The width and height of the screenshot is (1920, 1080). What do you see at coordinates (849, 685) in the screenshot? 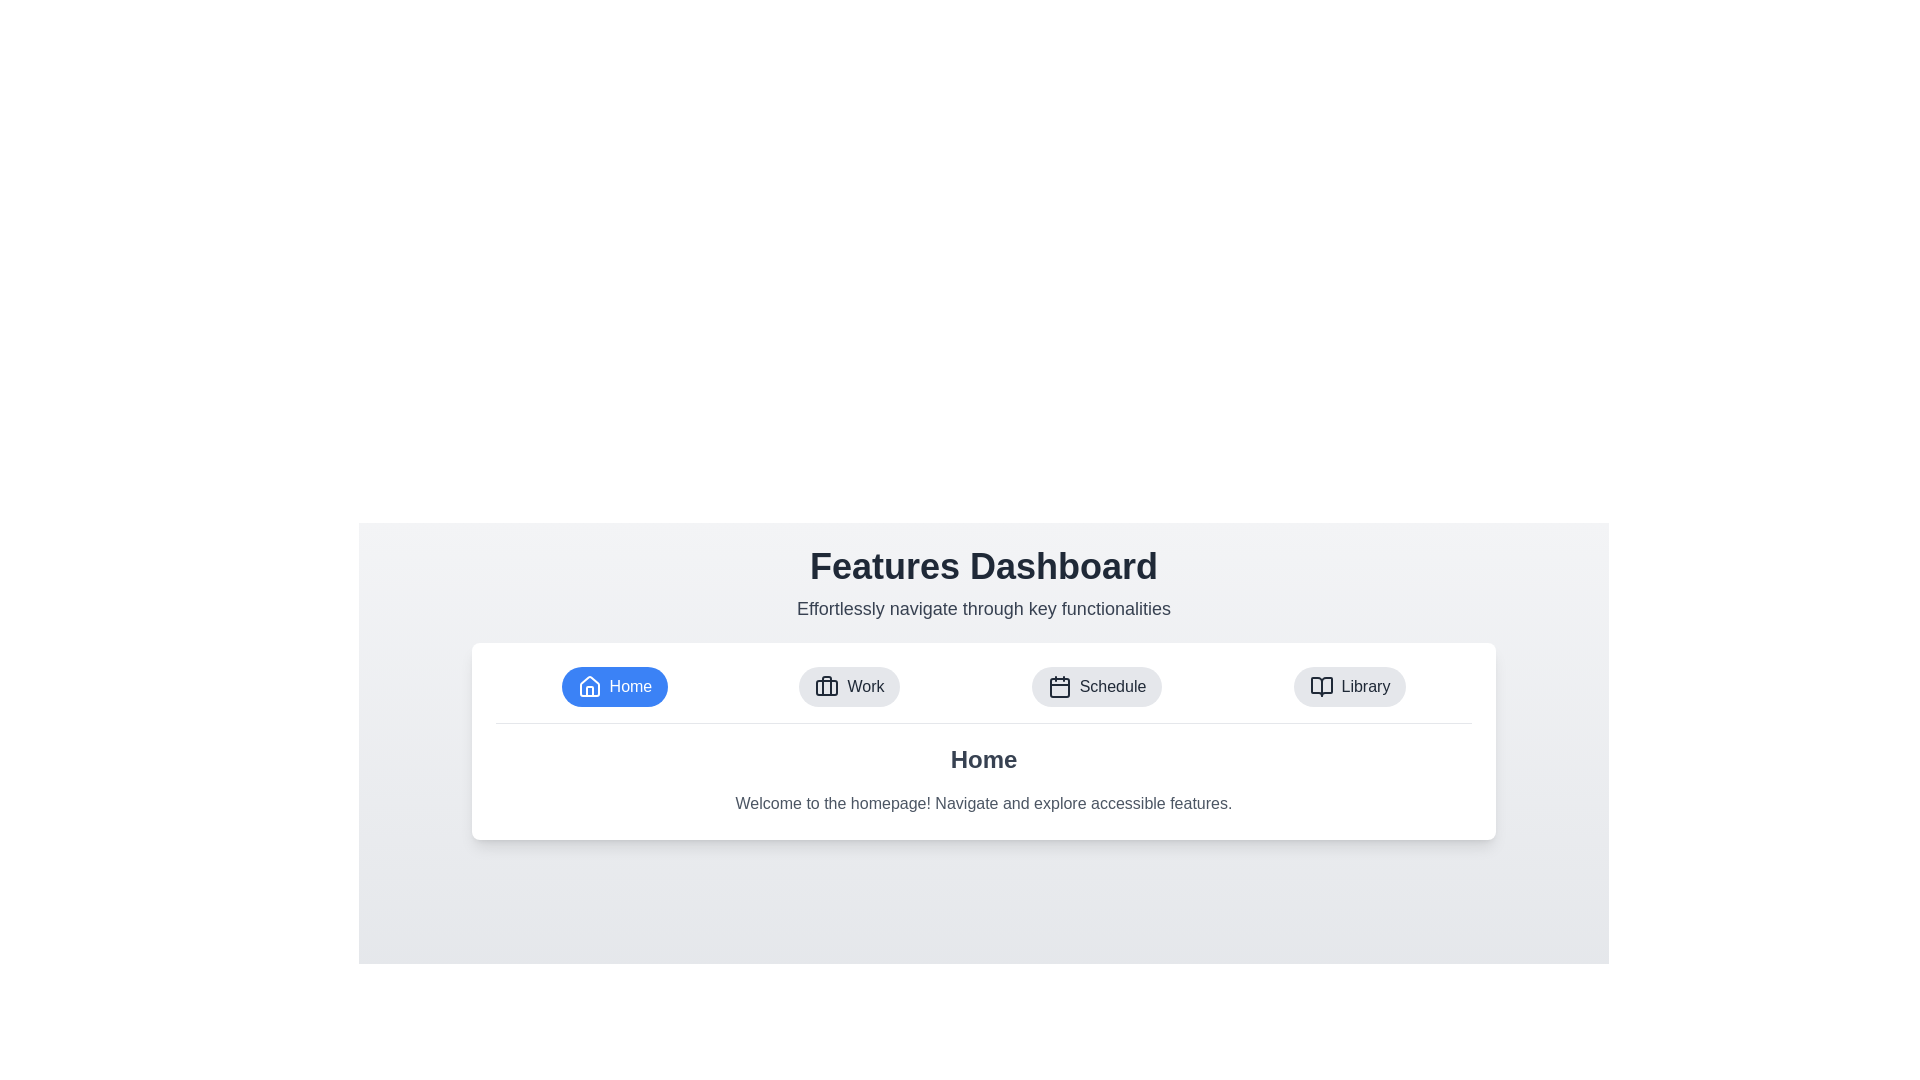
I see `the Work tab to observe its visual feedback` at bounding box center [849, 685].